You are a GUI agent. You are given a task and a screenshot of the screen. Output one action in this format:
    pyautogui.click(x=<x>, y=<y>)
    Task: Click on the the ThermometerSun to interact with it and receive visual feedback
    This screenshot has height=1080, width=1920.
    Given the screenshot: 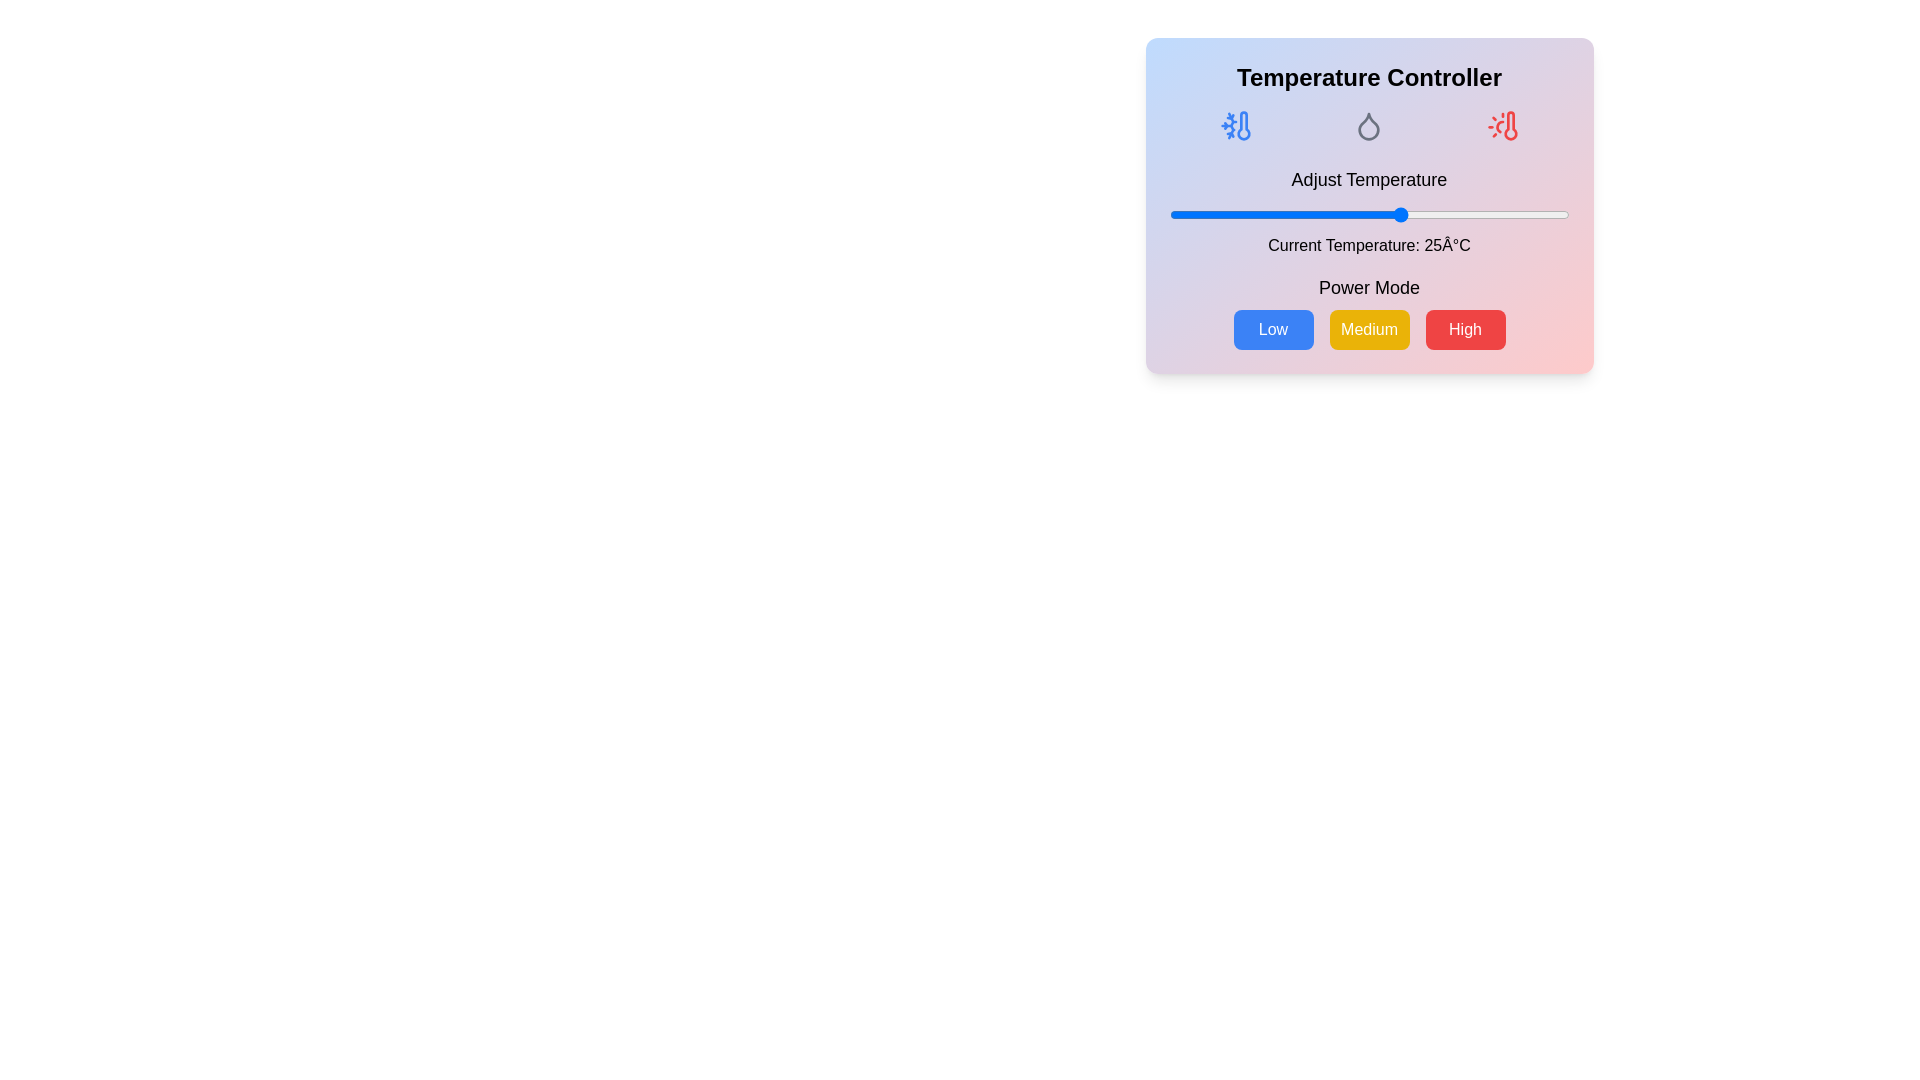 What is the action you would take?
    pyautogui.click(x=1502, y=126)
    